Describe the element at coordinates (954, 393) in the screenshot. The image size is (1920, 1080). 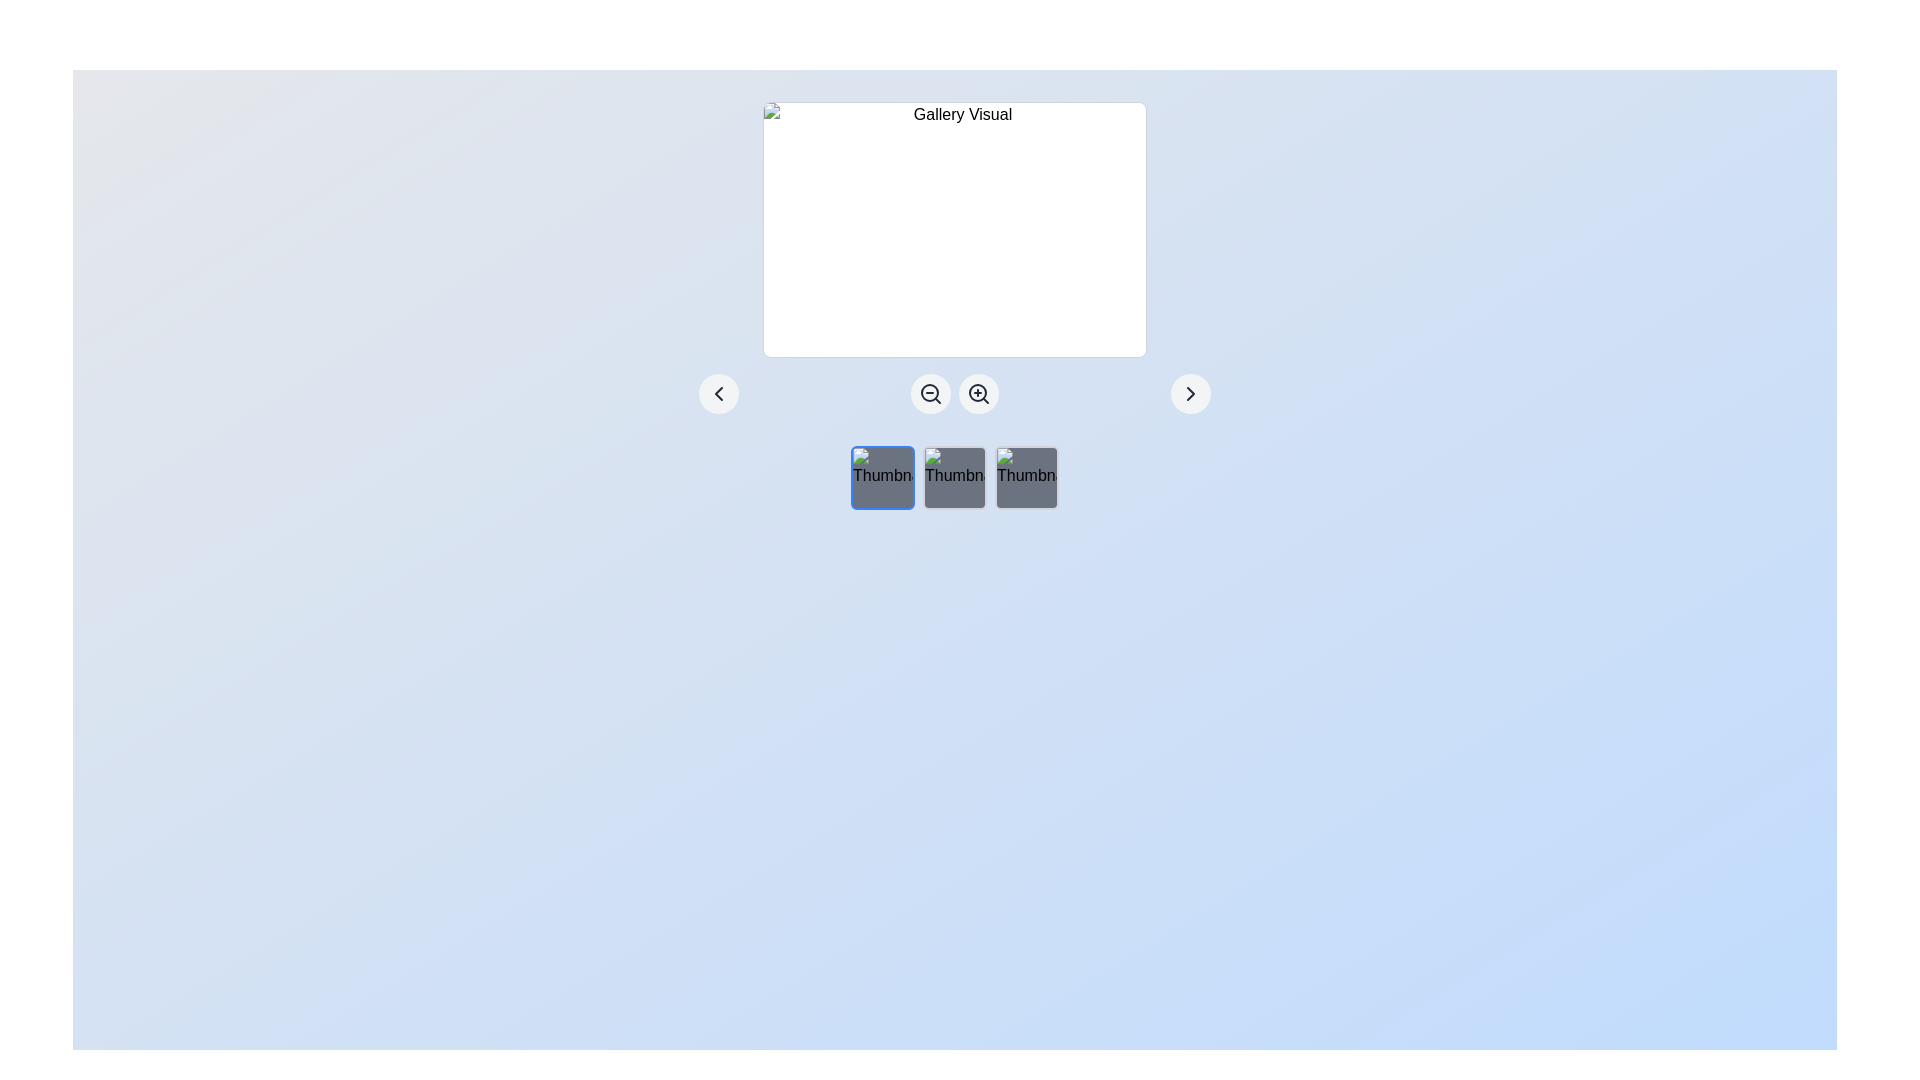
I see `the zoom in button located at the center bottom of the interface, beneath the 'Gallery Visual' area, to increase the zoom level` at that location.